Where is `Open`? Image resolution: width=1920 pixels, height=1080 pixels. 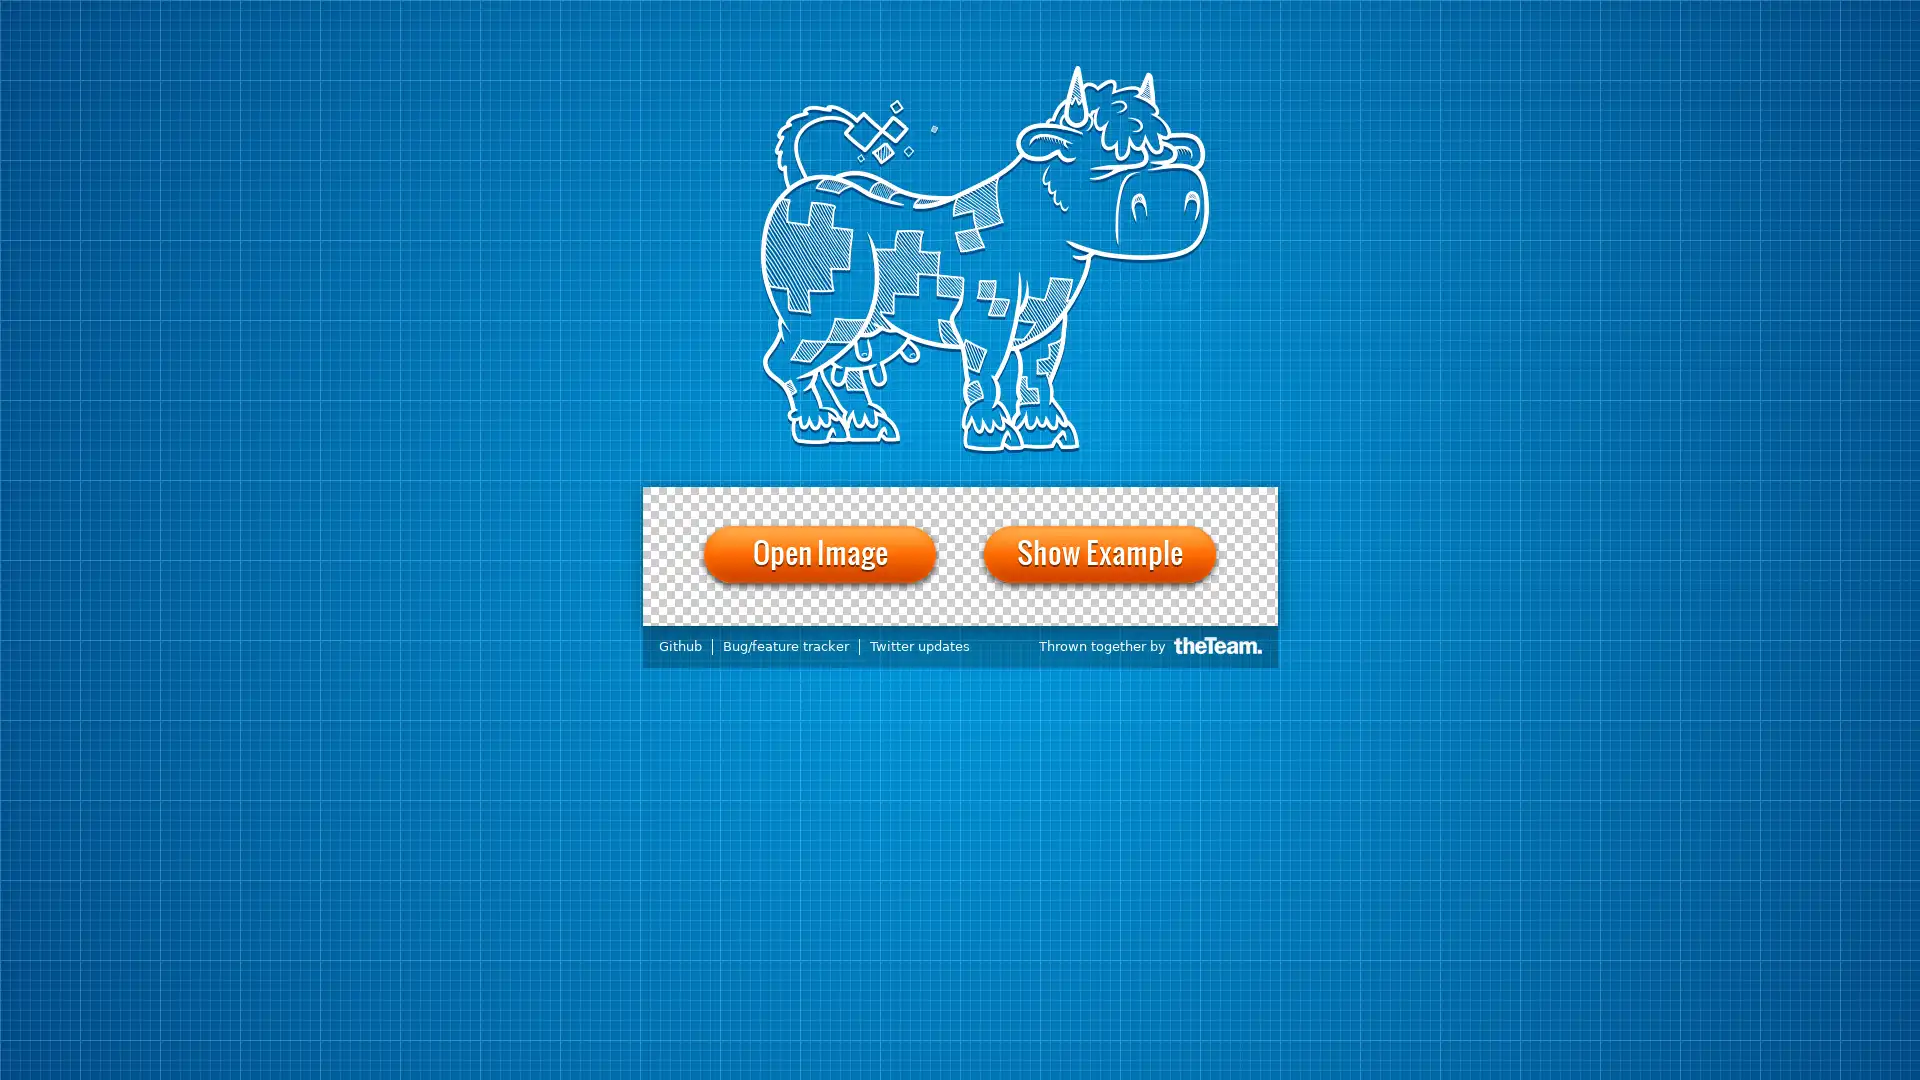
Open is located at coordinates (684, 499).